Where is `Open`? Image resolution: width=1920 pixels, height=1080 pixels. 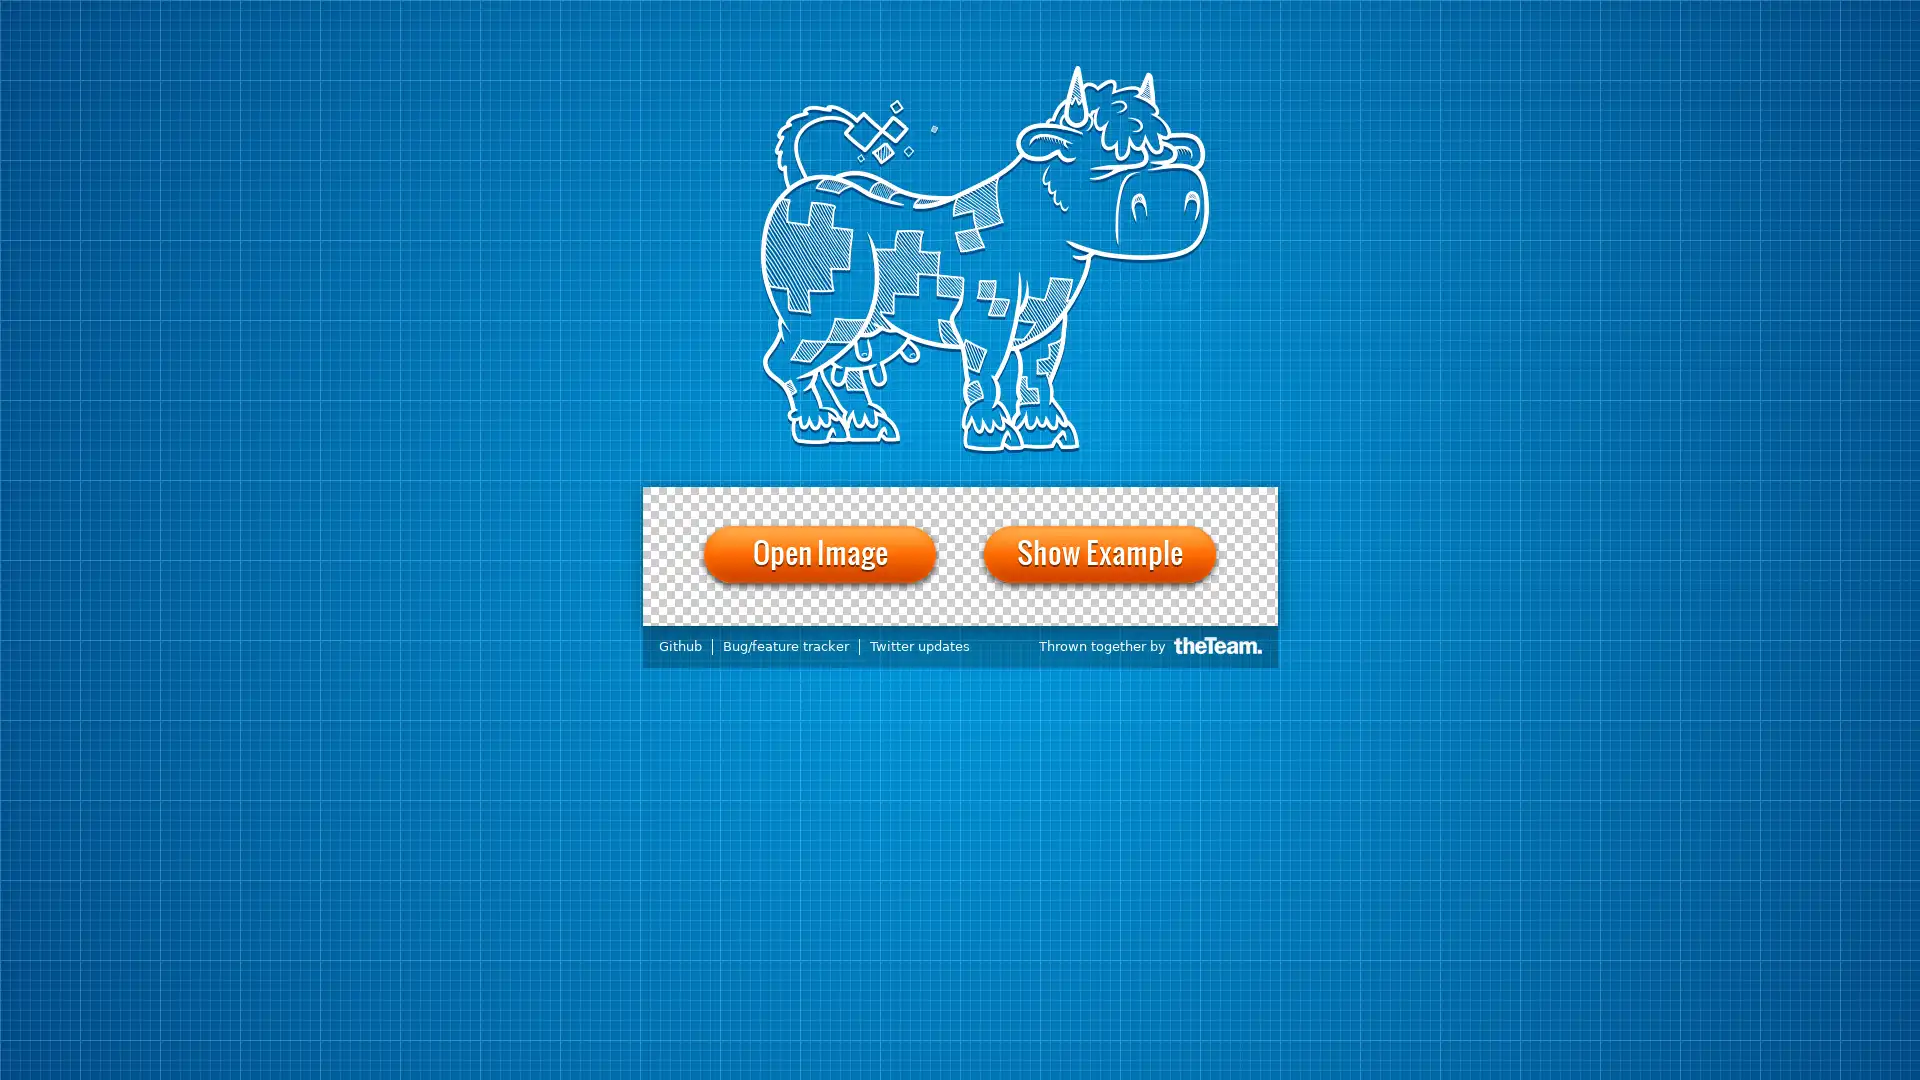
Open is located at coordinates (684, 499).